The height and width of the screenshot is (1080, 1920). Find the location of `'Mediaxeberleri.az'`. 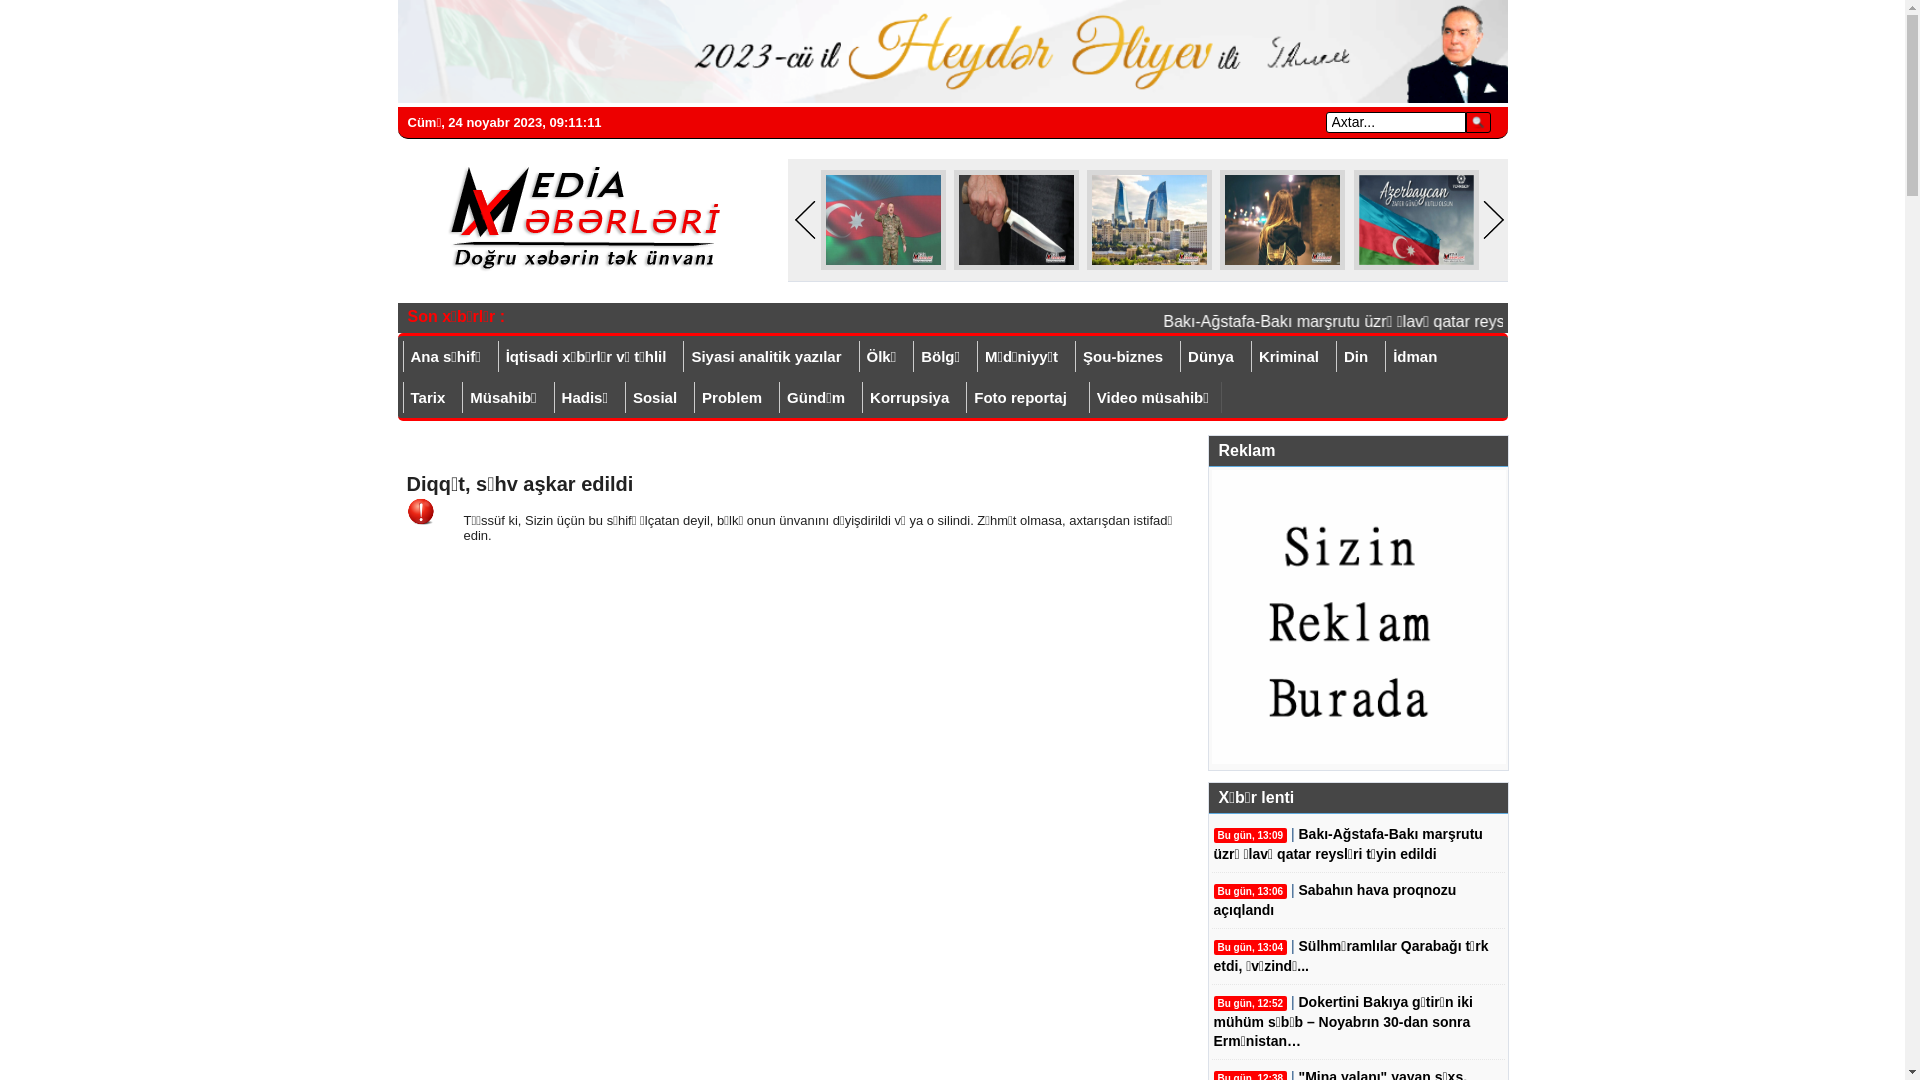

'Mediaxeberleri.az' is located at coordinates (576, 219).